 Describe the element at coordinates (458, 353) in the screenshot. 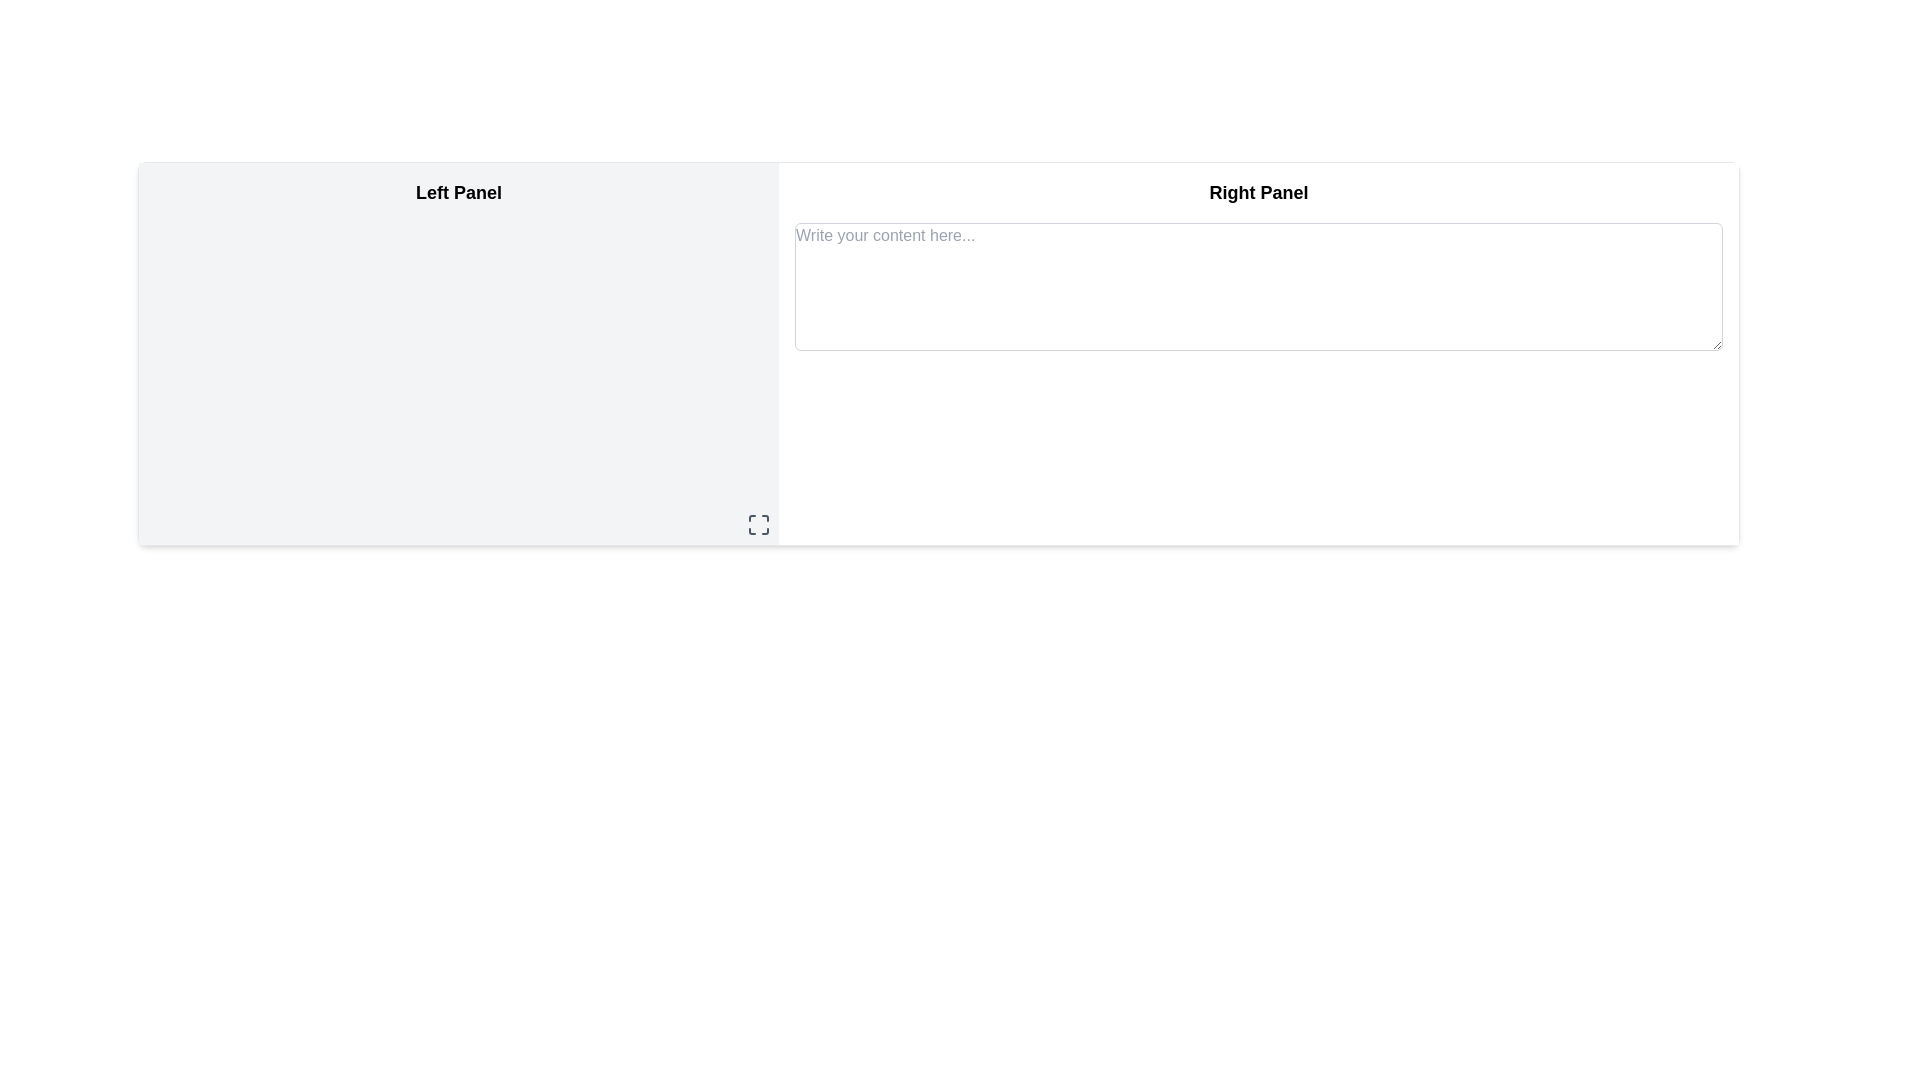

I see `the 'Left Panel' which has a light gray background and is positioned on the left side of a two-panel layout` at that location.